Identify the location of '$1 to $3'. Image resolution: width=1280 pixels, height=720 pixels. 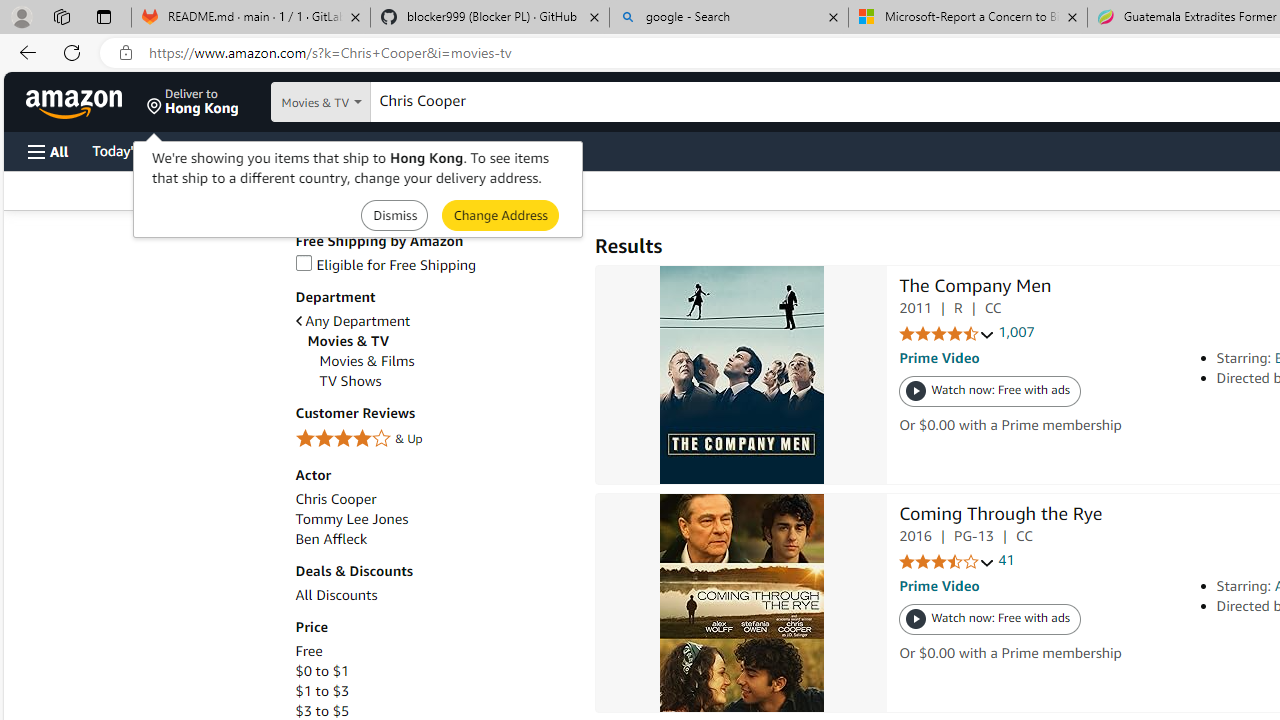
(321, 690).